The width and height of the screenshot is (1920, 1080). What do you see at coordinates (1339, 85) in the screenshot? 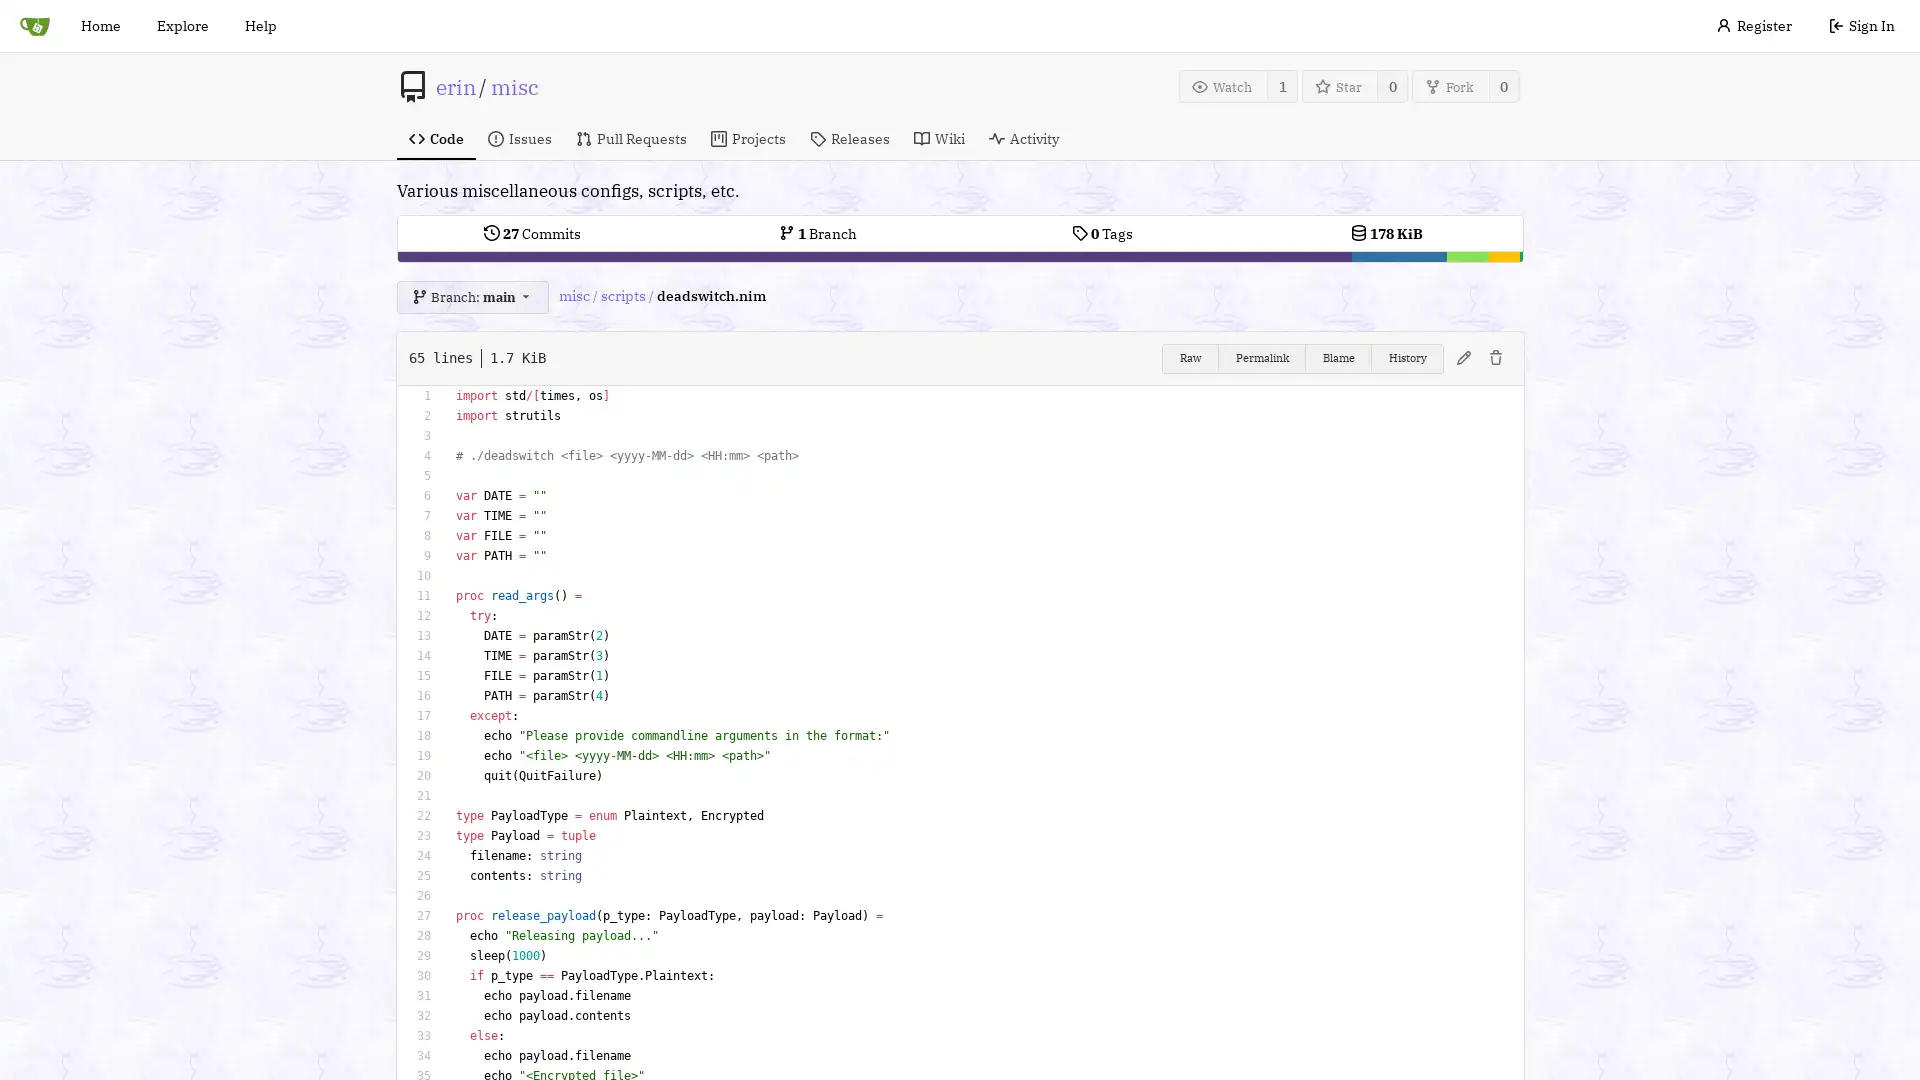
I see `Star` at bounding box center [1339, 85].